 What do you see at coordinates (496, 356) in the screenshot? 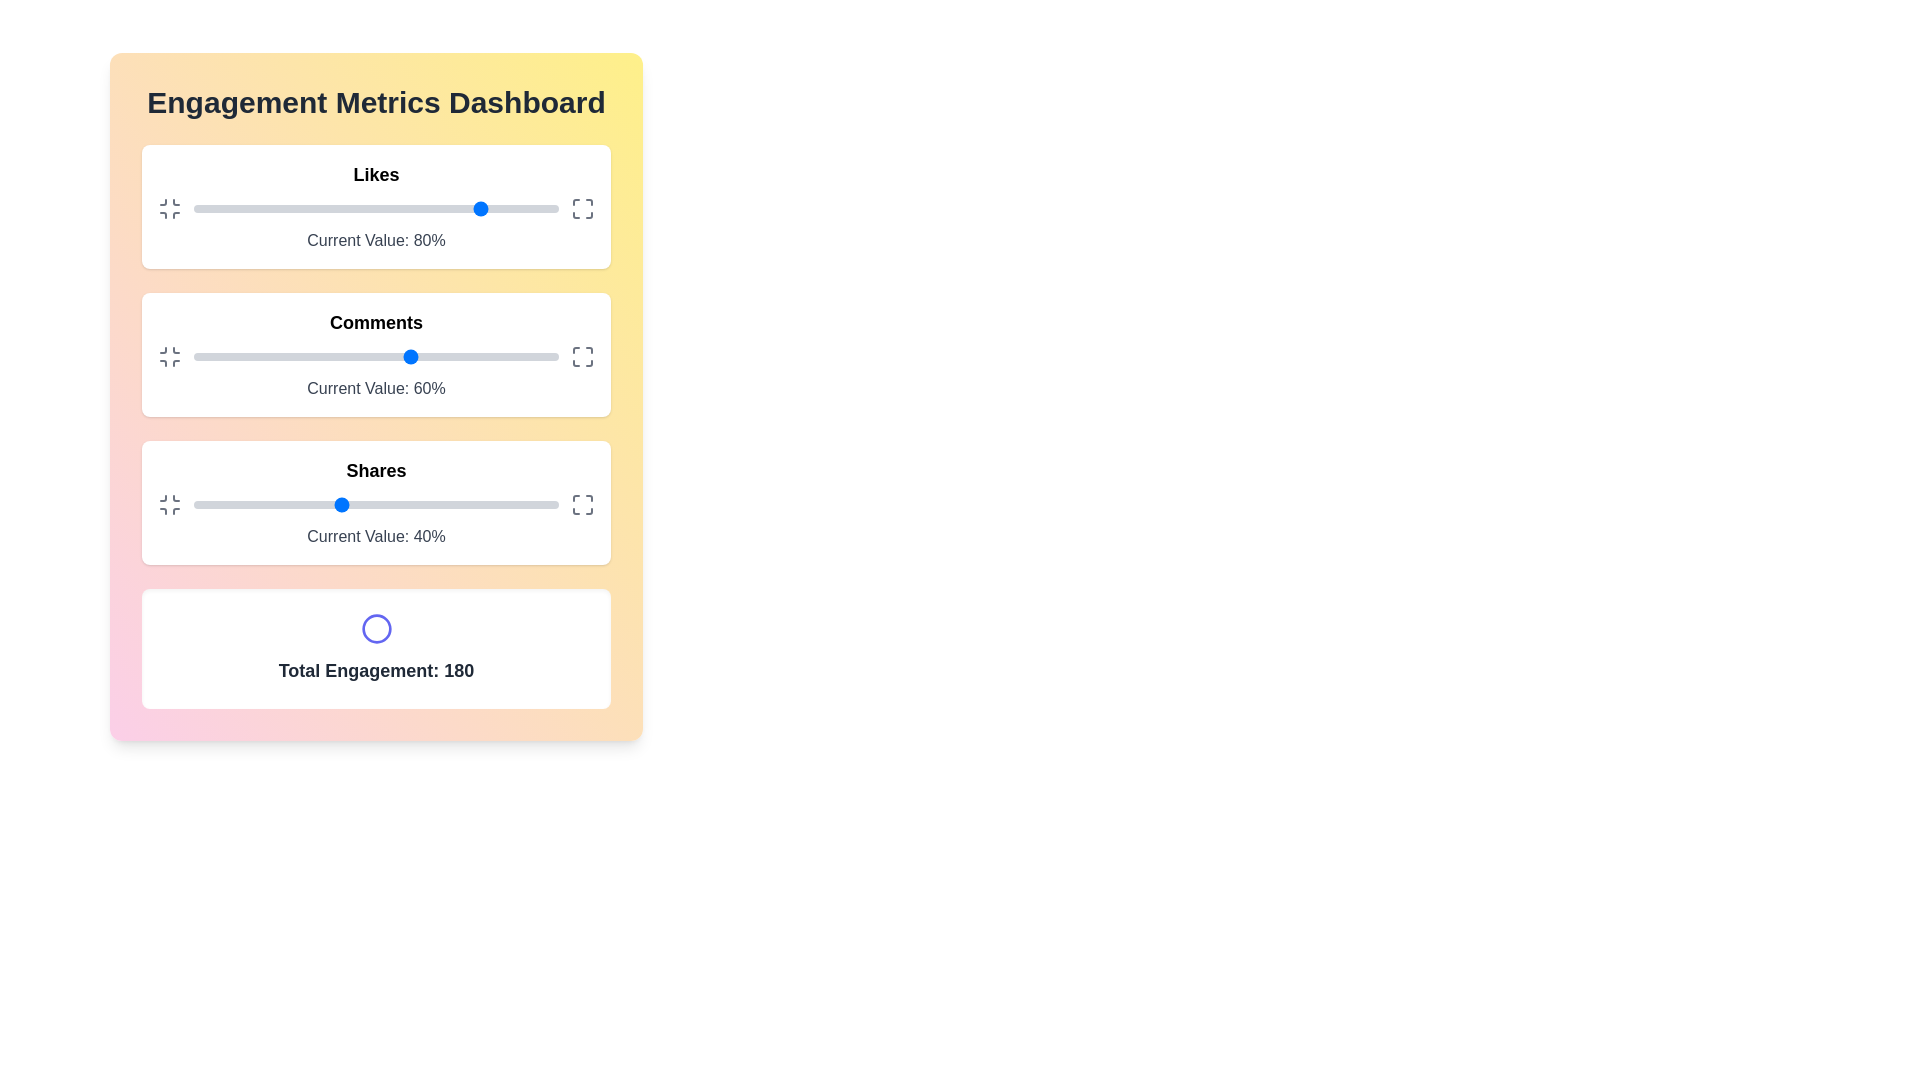
I see `comments` at bounding box center [496, 356].